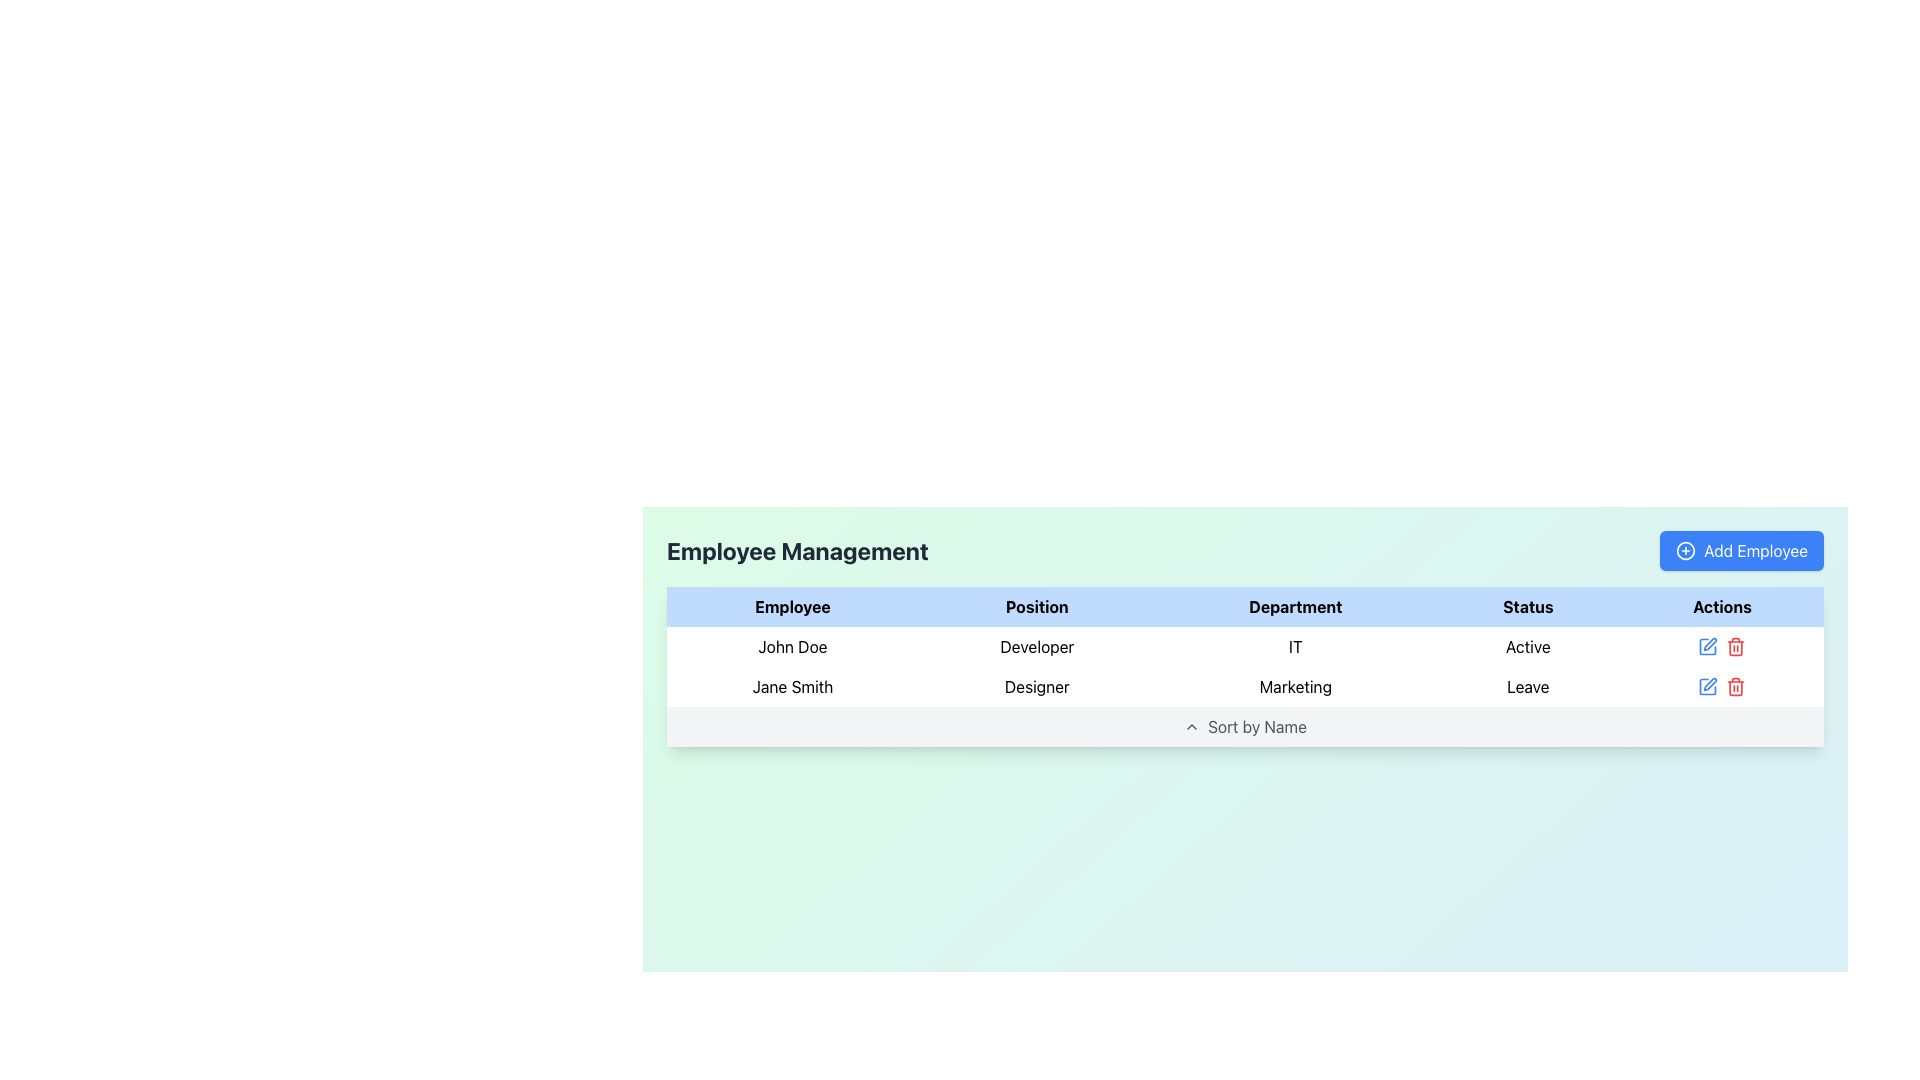 Image resolution: width=1920 pixels, height=1080 pixels. I want to click on the 'Add Employee' button located at the top-right corner of the 'Employee Management' section, so click(1741, 551).